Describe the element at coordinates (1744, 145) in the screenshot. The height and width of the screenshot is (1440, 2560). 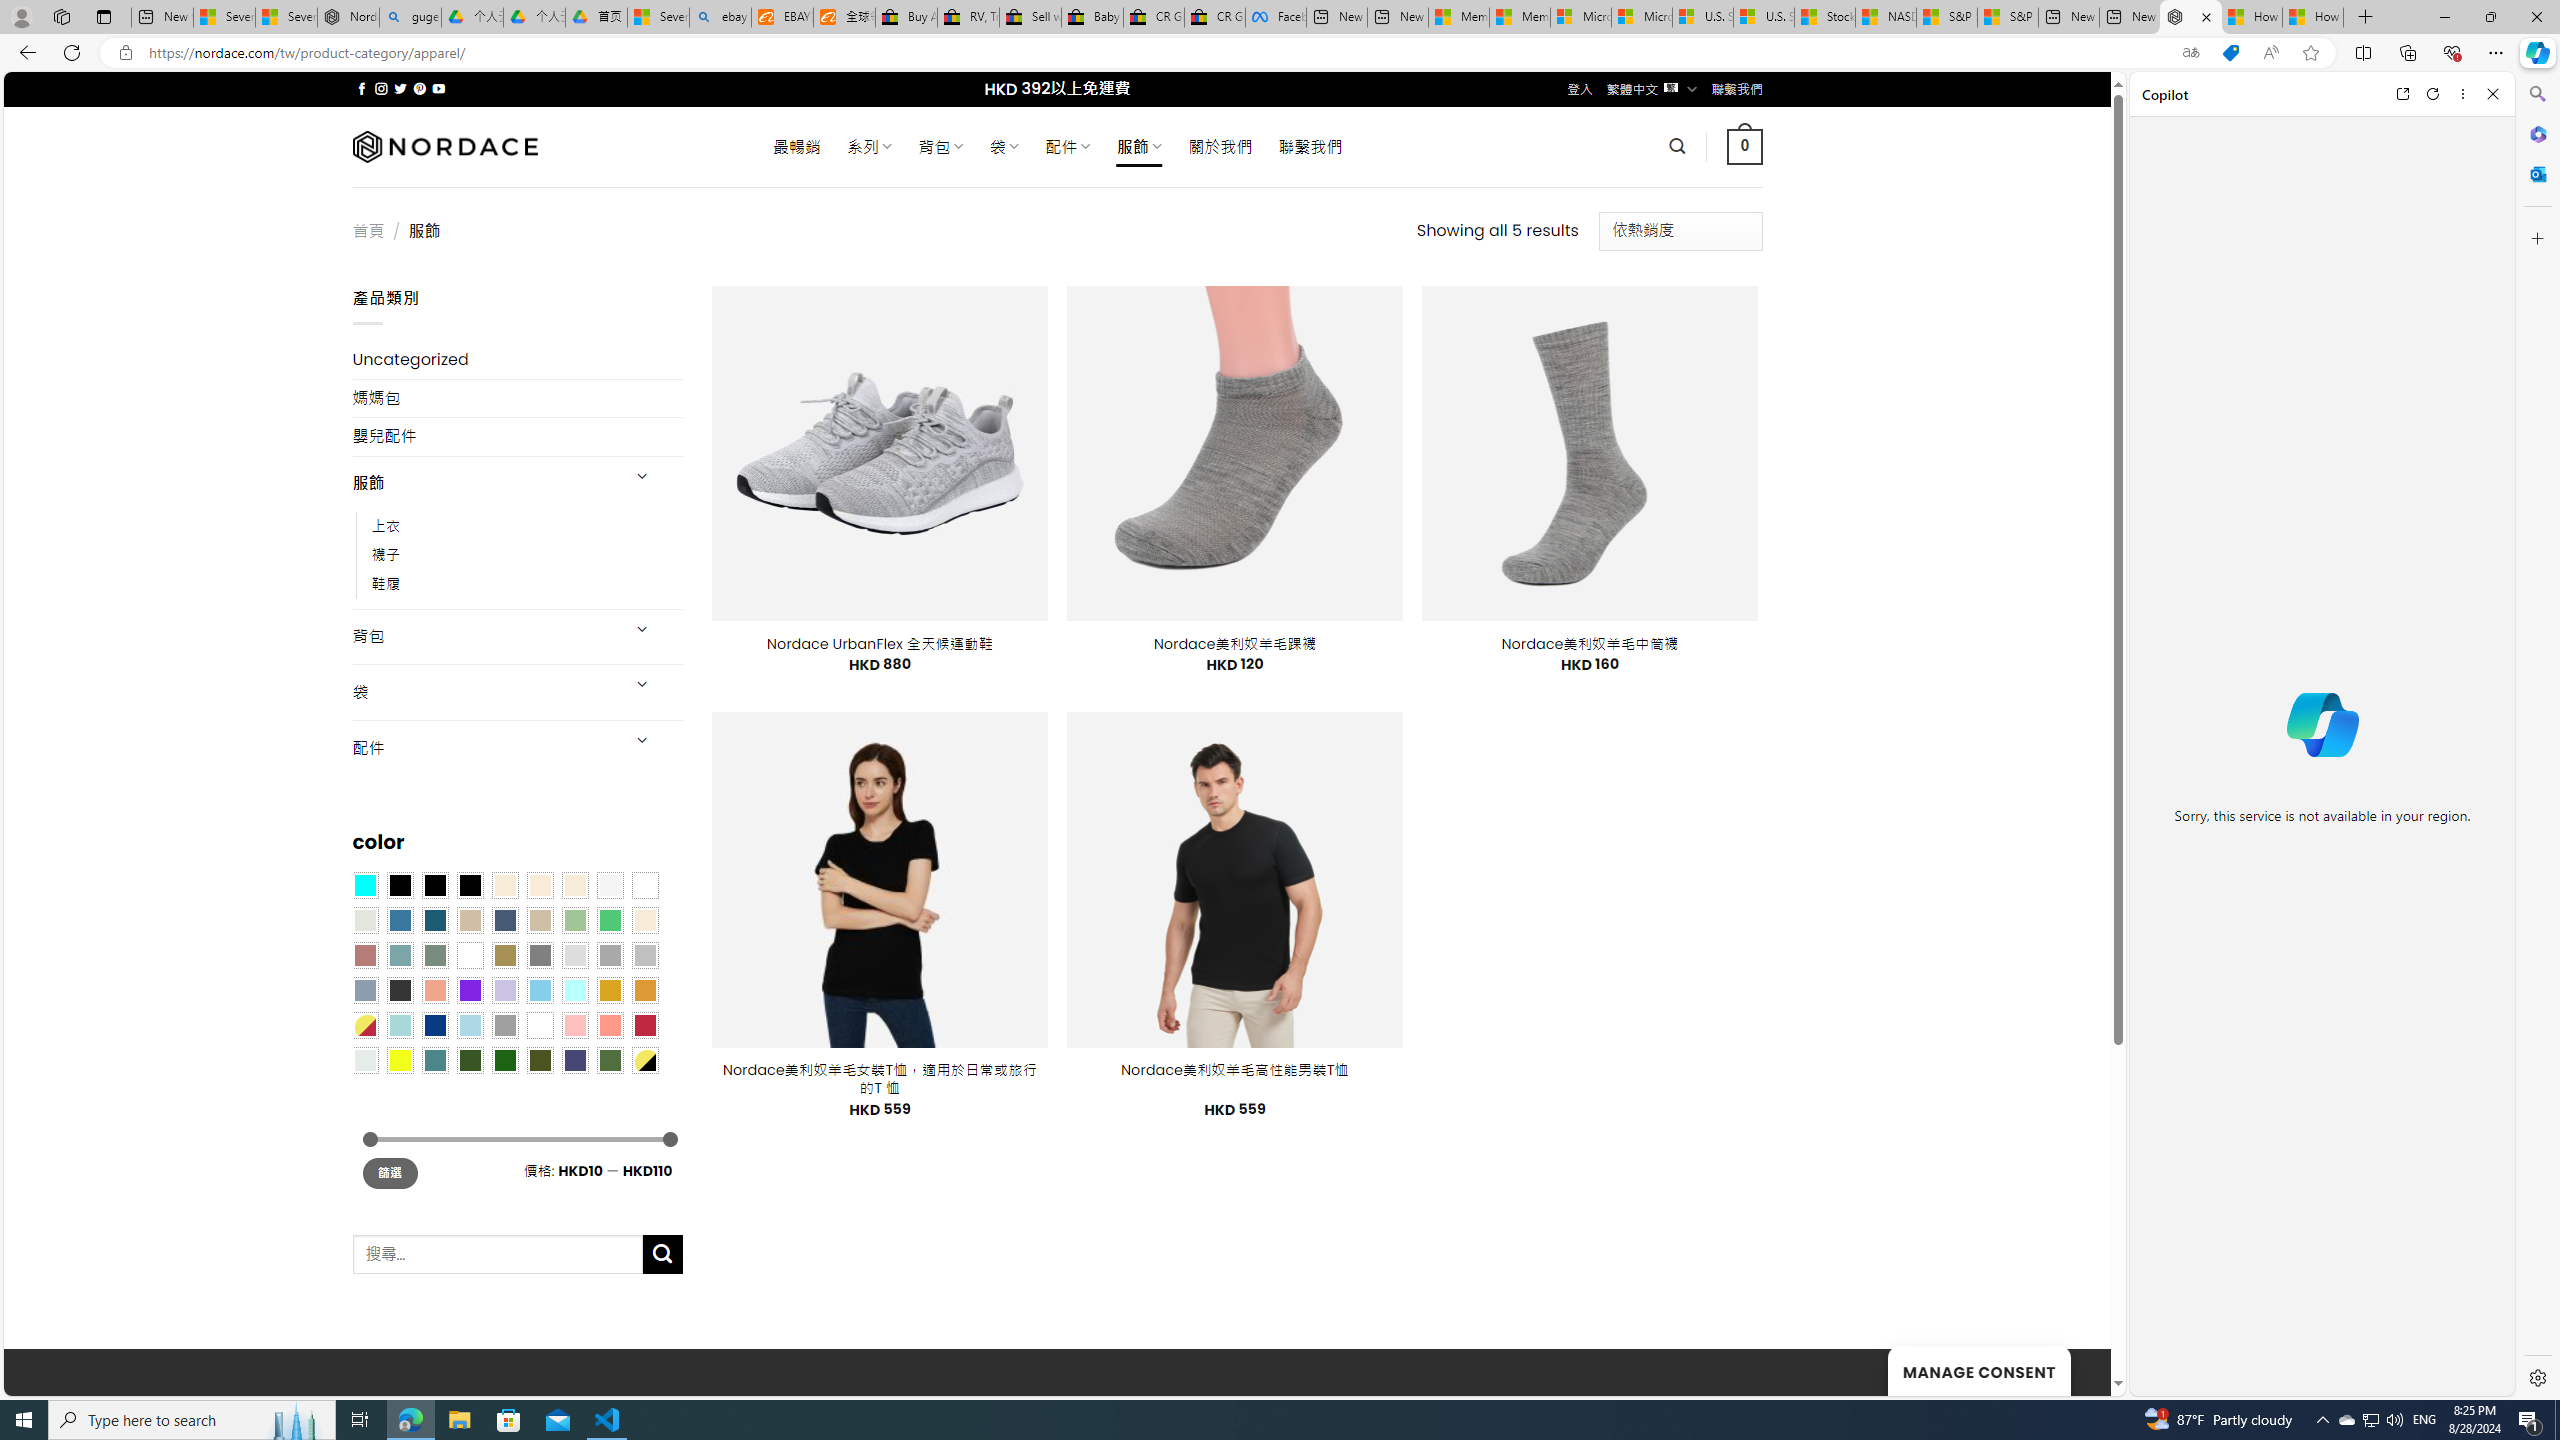
I see `'  0  '` at that location.